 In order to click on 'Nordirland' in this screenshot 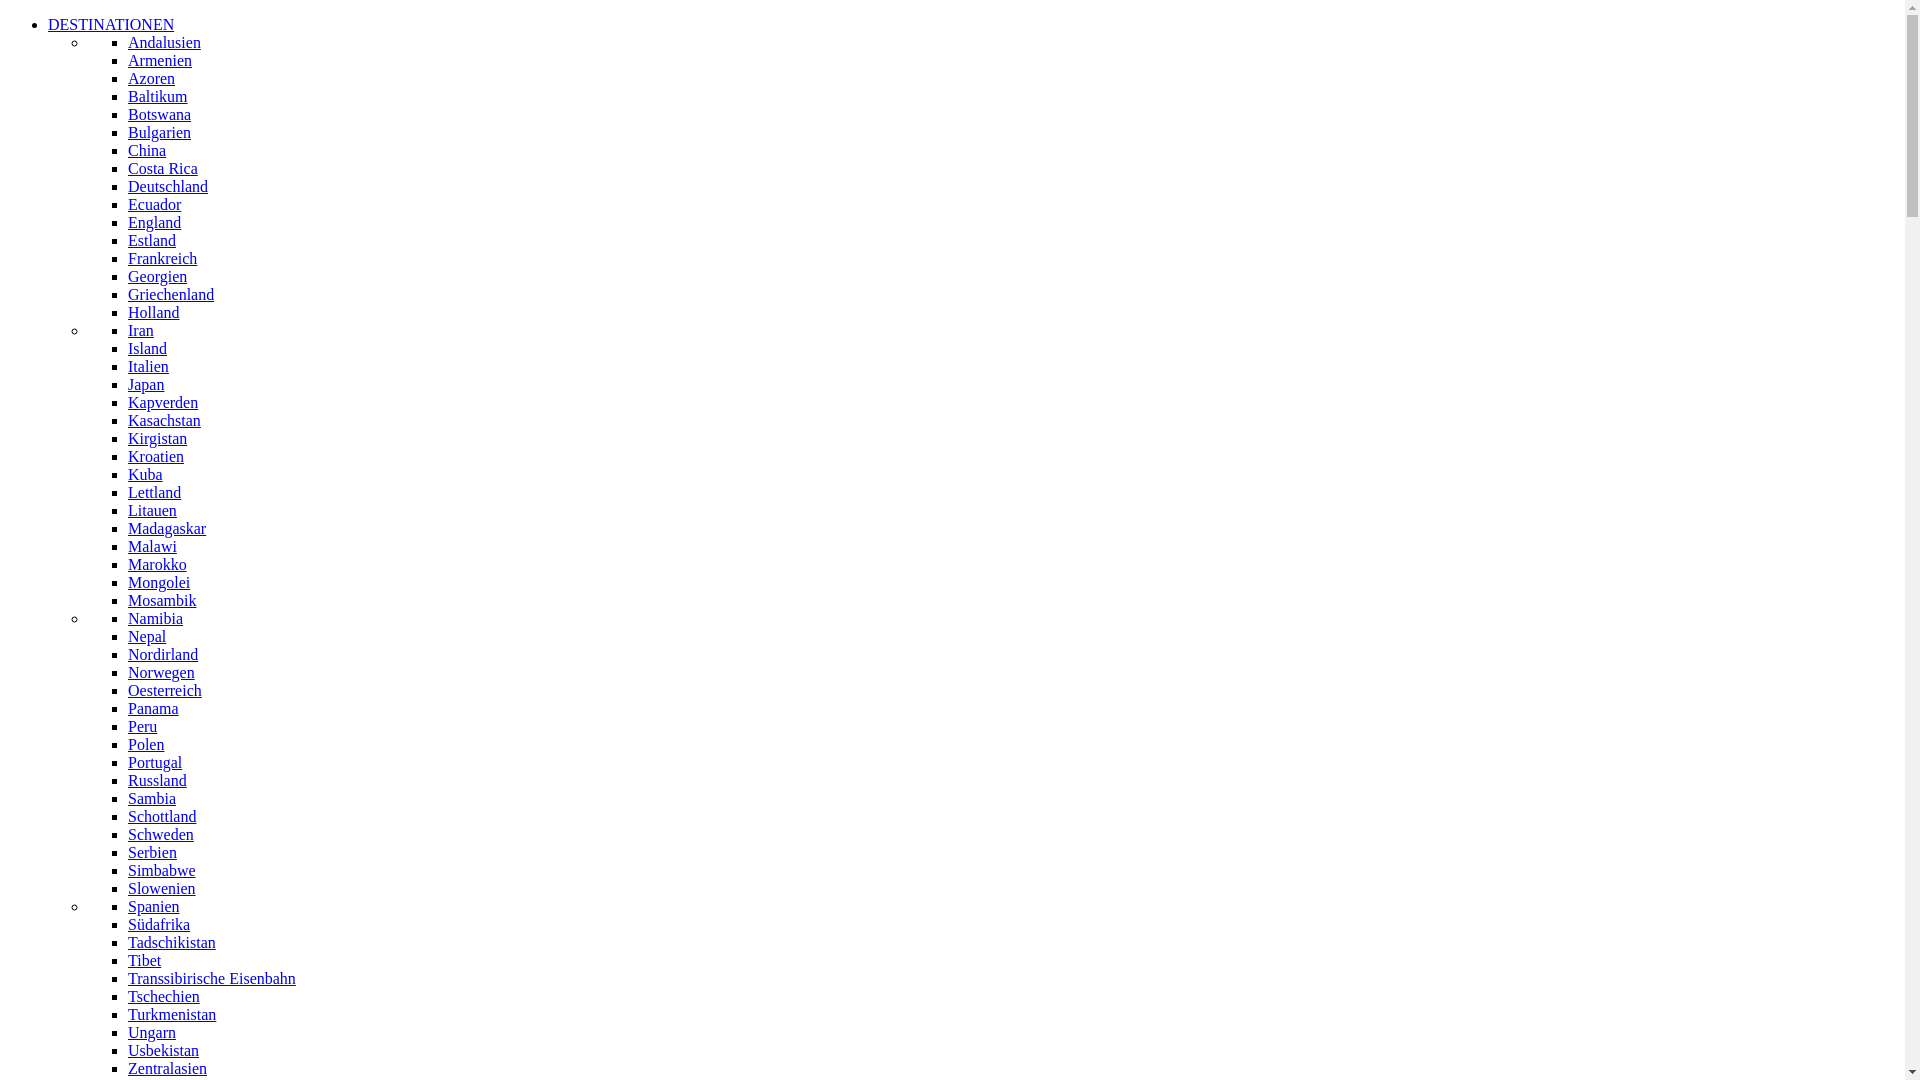, I will do `click(163, 654)`.